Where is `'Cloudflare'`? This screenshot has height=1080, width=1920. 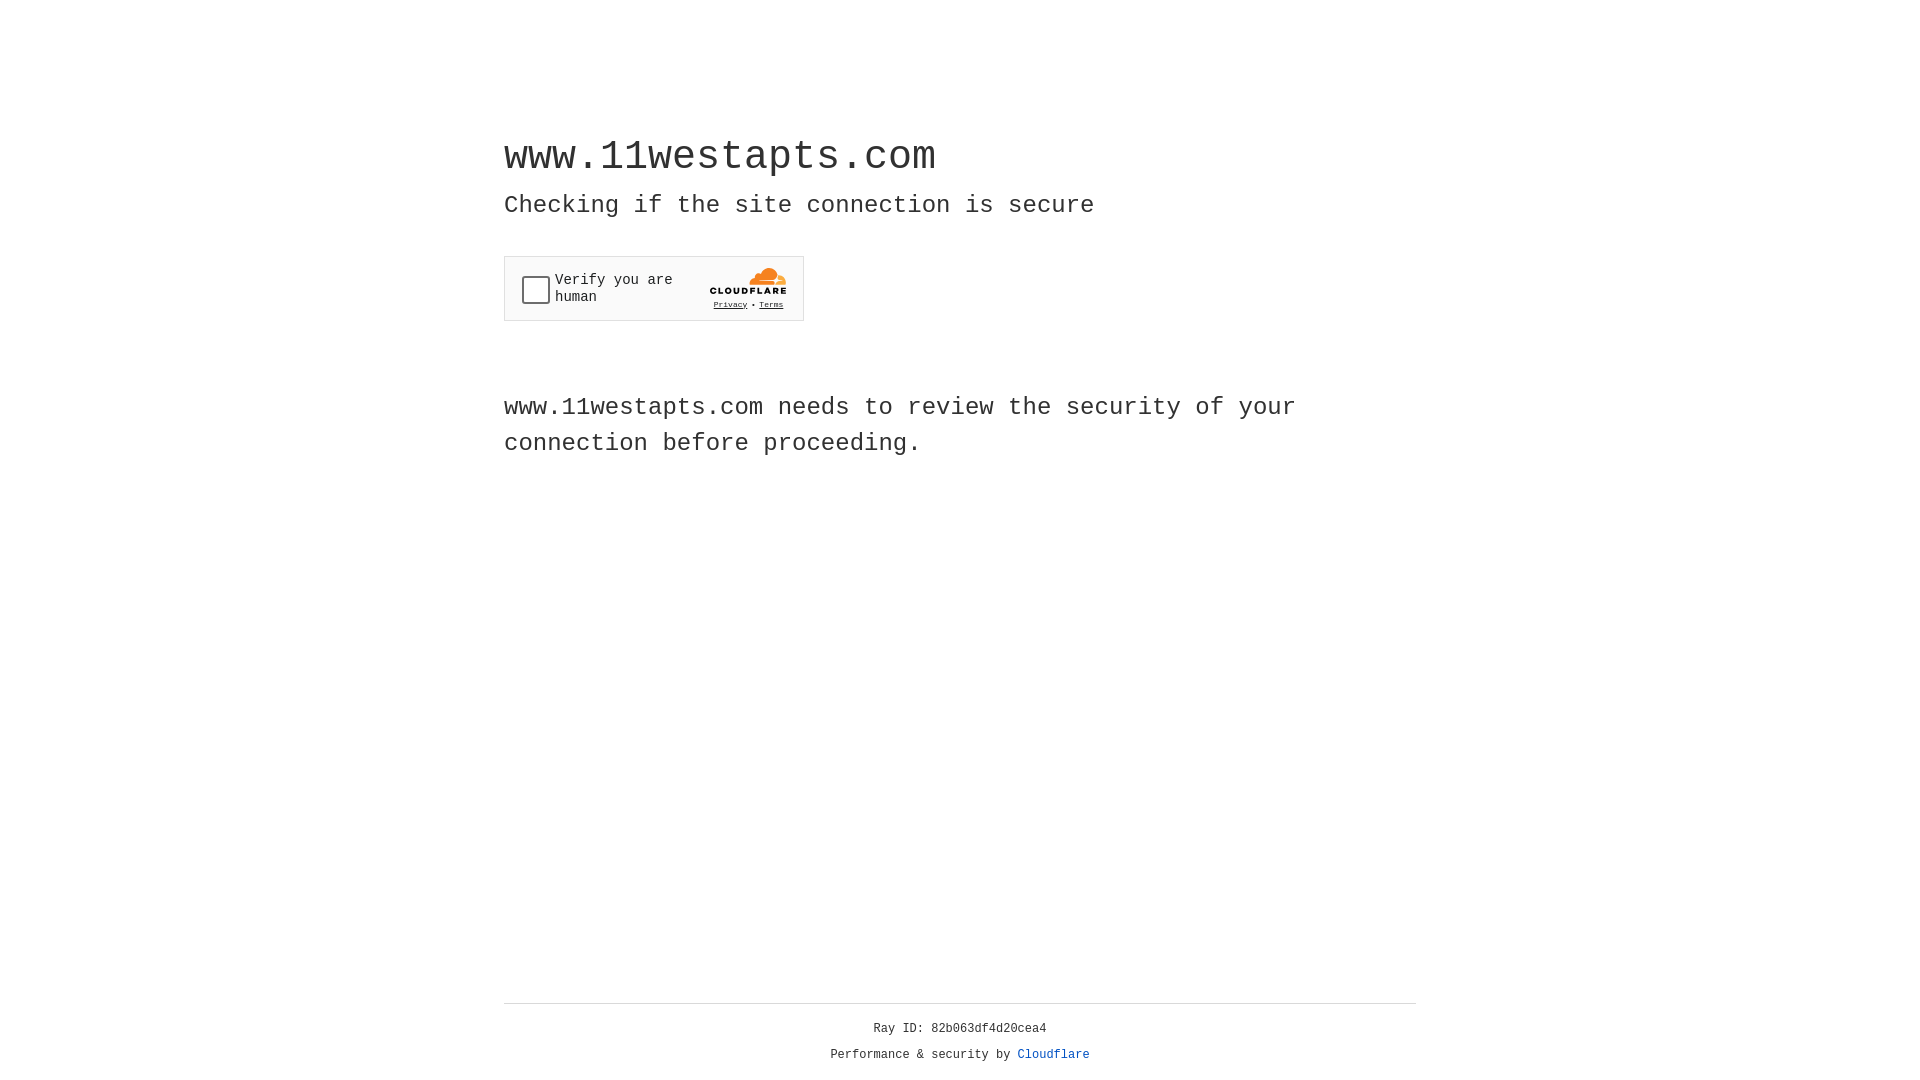 'Cloudflare' is located at coordinates (1053, 1054).